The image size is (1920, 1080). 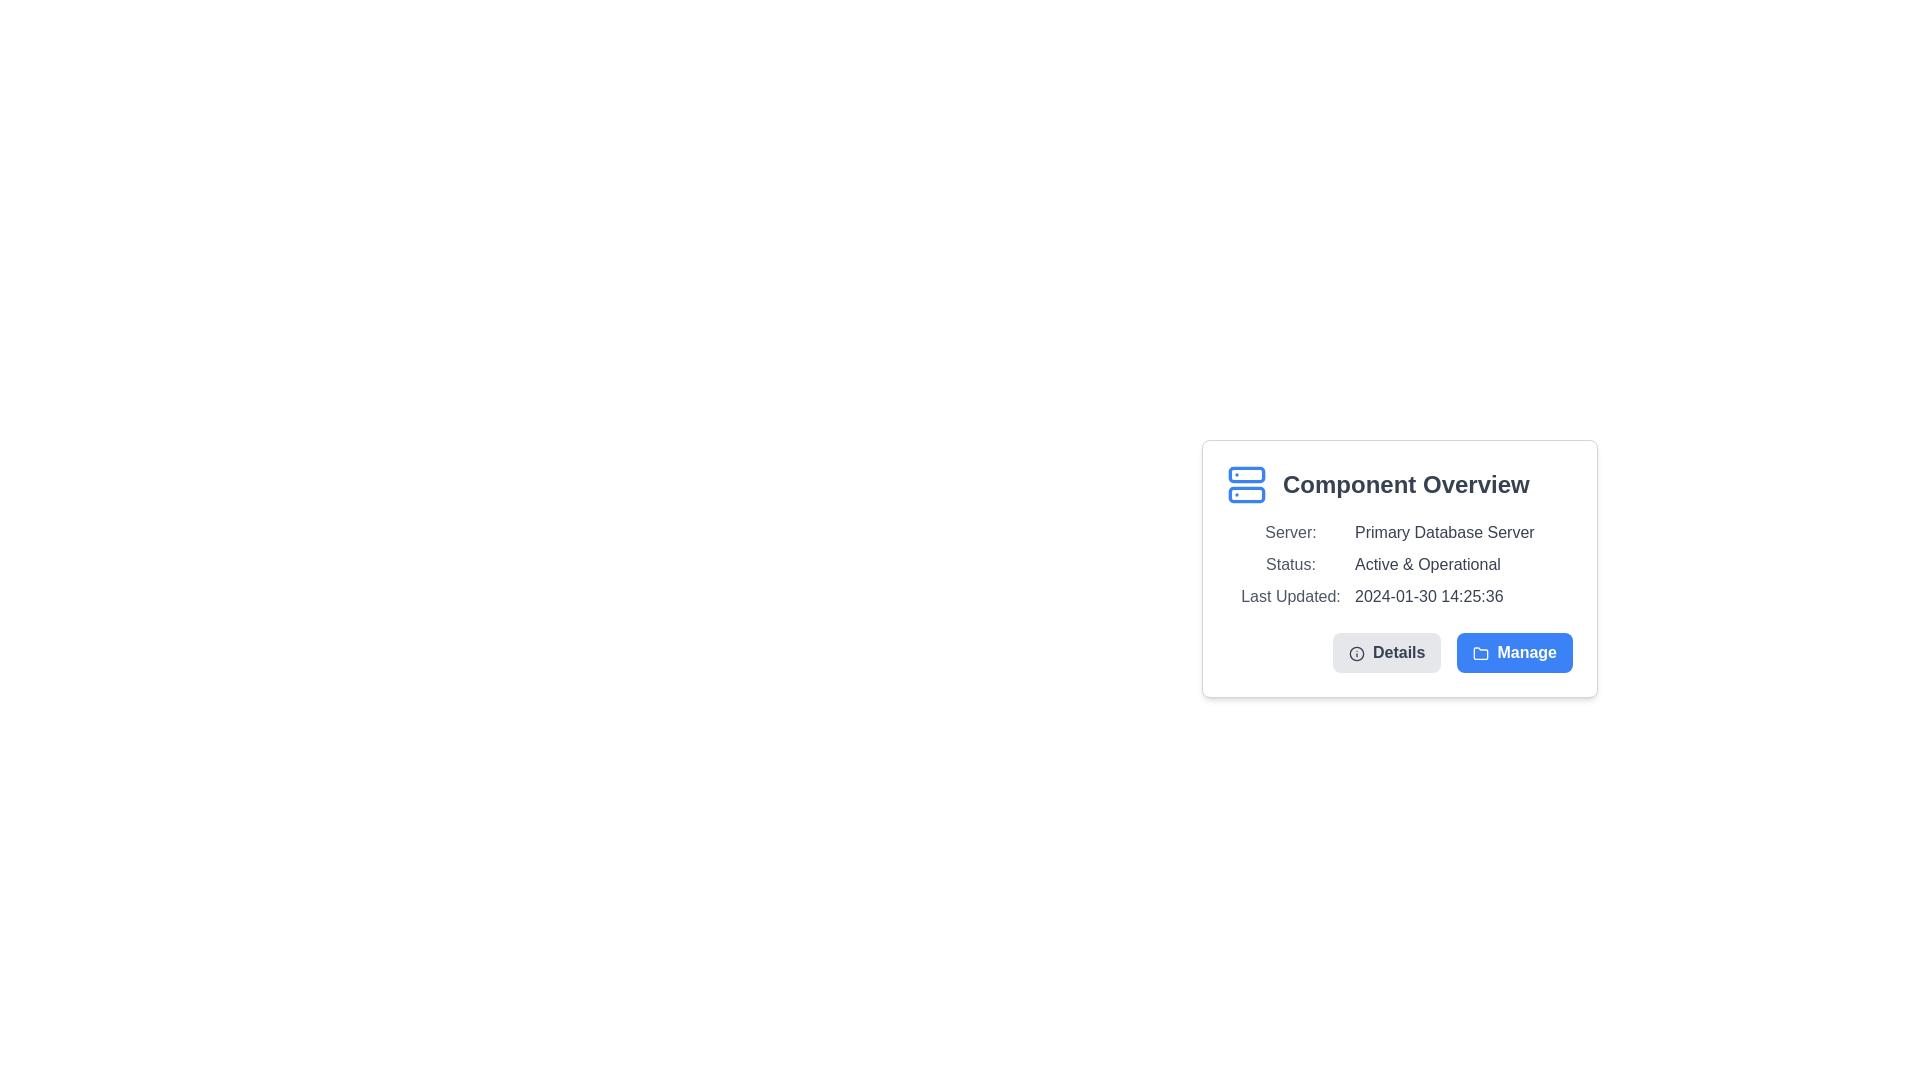 I want to click on the text field displaying information labeled 'Server:' with the associated value 'Primary Database Server', which is the first row of text in a vertical sequence within the card layout, so click(x=1399, y=531).